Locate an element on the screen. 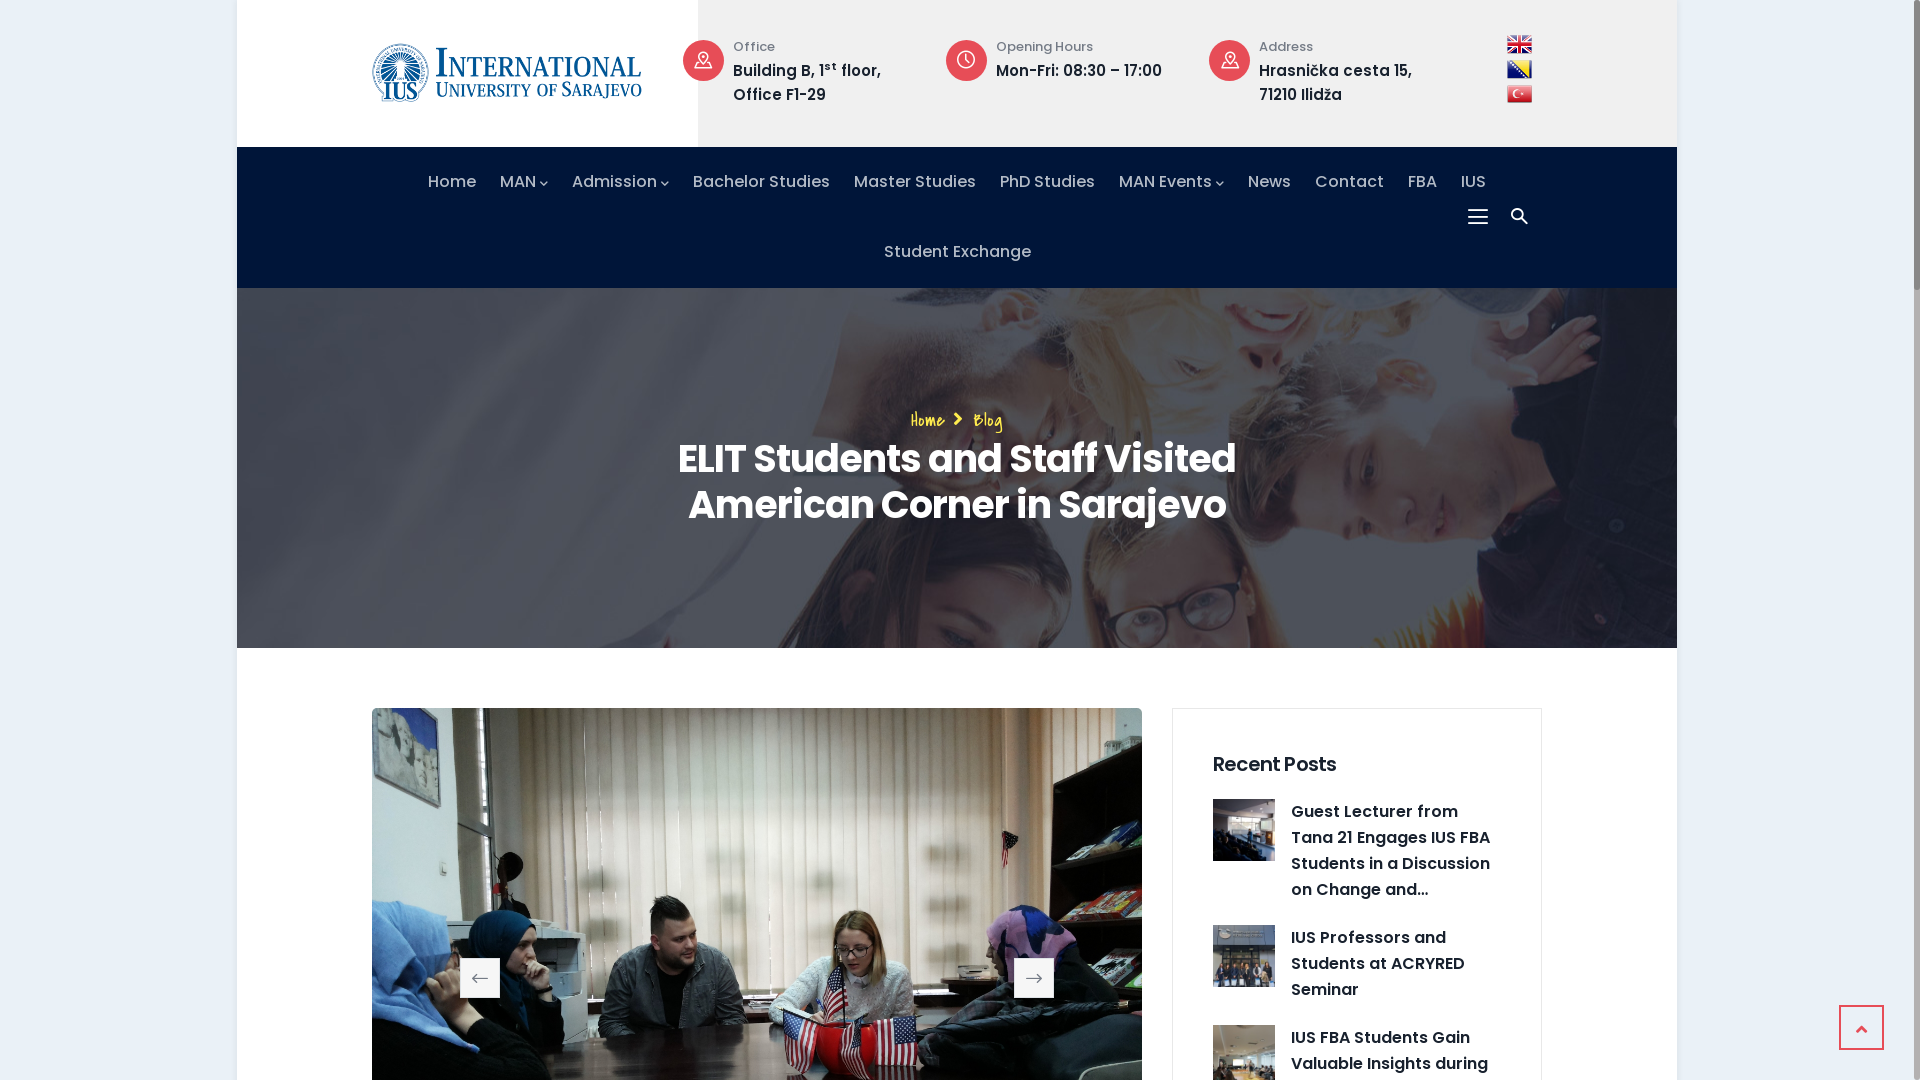  'MAN' is located at coordinates (523, 181).